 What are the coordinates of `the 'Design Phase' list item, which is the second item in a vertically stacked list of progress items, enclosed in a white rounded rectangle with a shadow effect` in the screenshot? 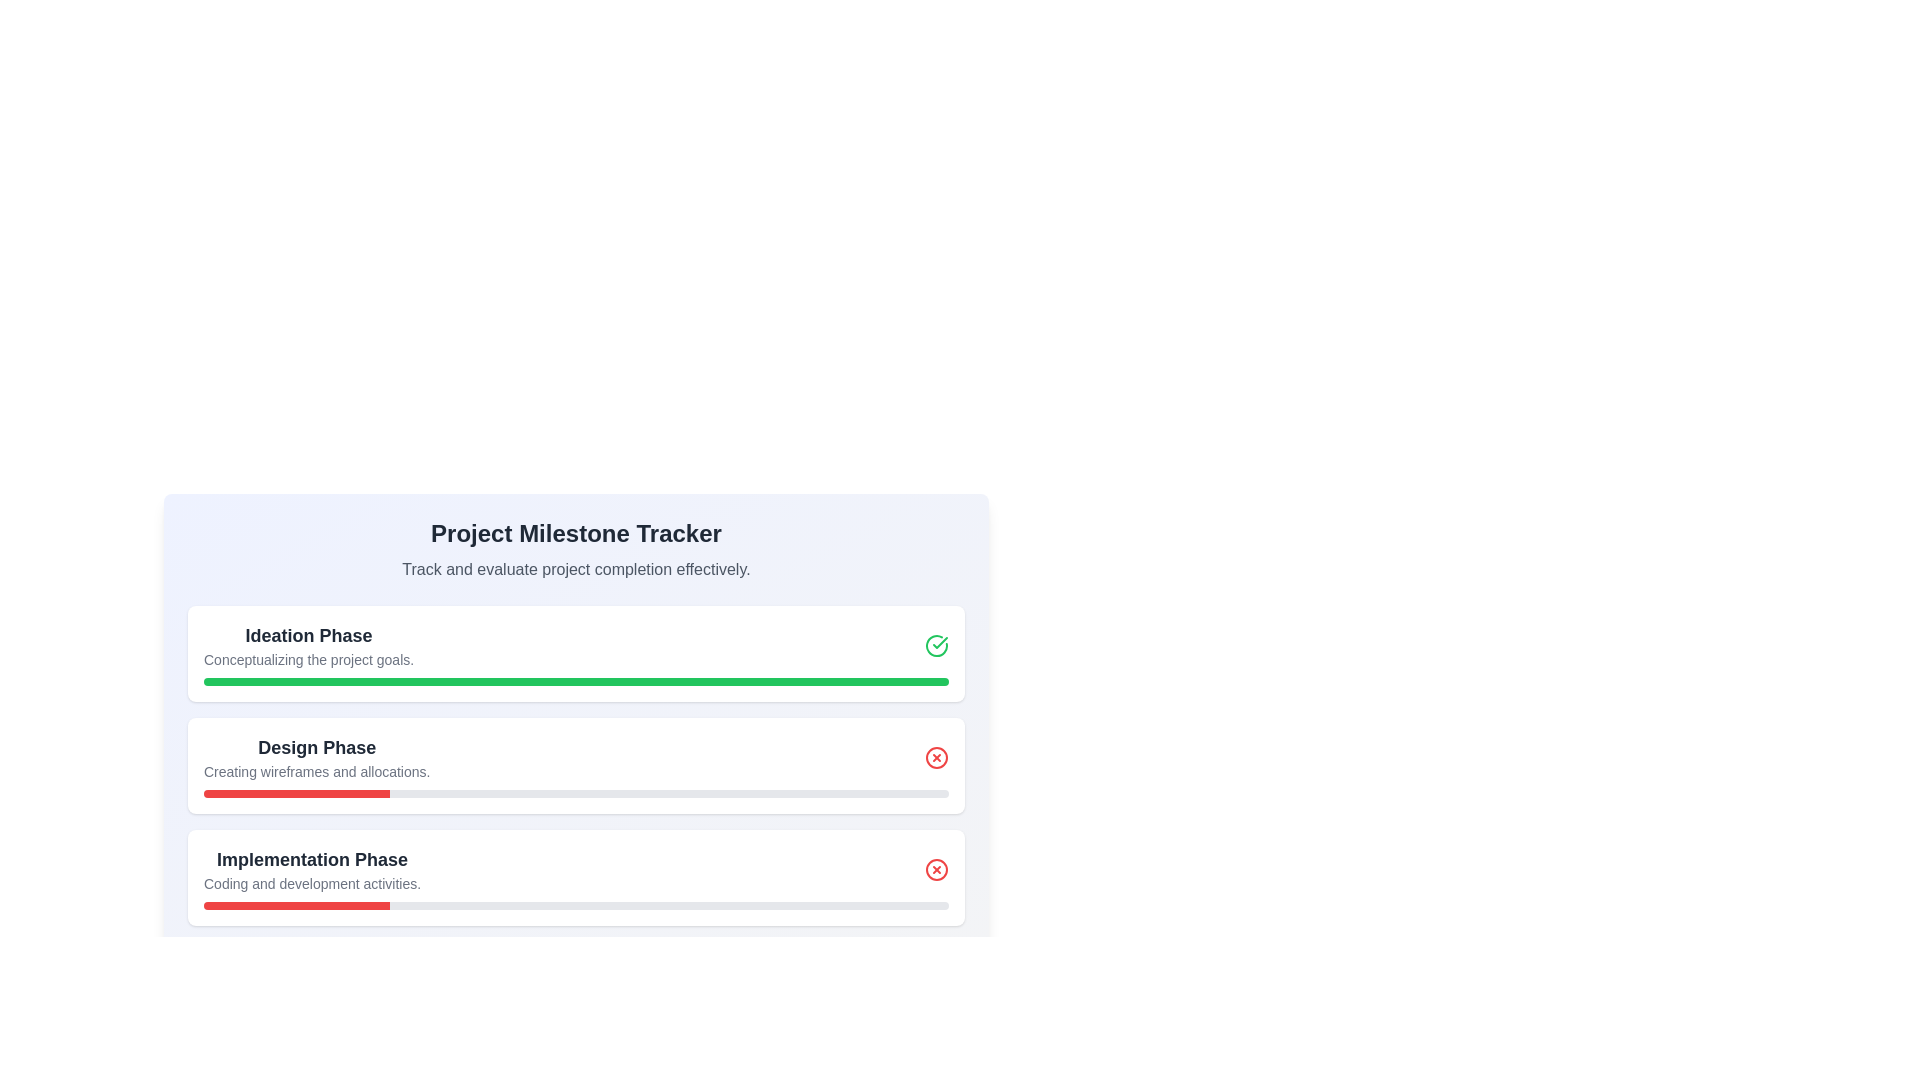 It's located at (575, 758).